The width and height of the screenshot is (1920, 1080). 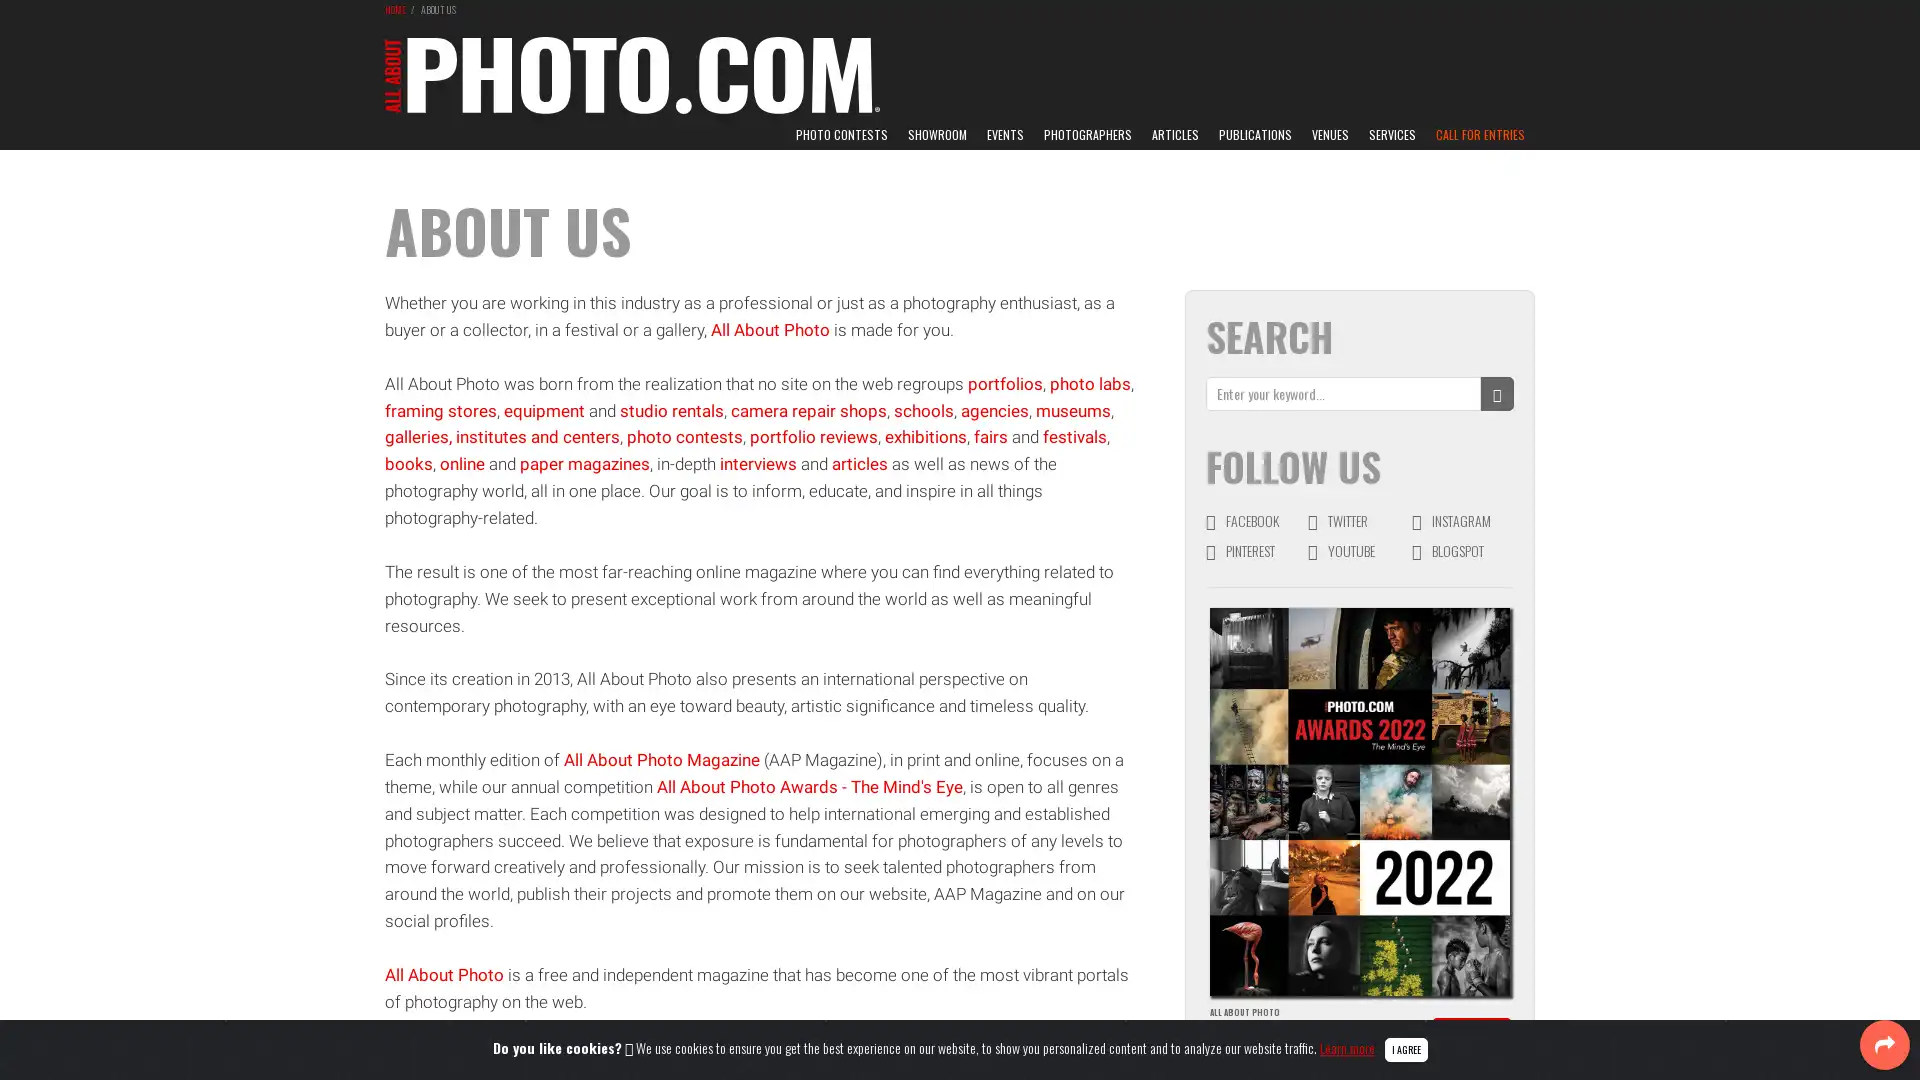 What do you see at coordinates (1480, 135) in the screenshot?
I see `CALL FOR ENTRIES` at bounding box center [1480, 135].